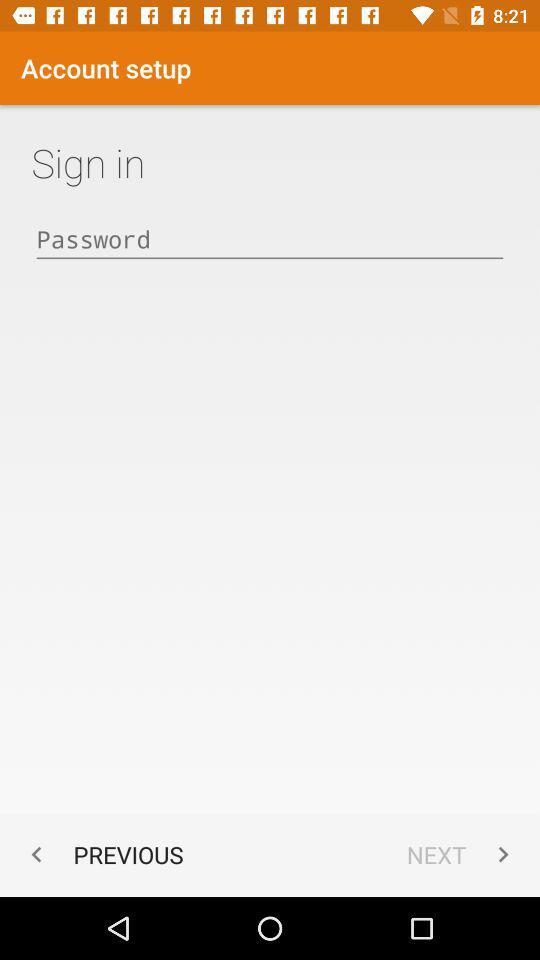  Describe the element at coordinates (462, 853) in the screenshot. I see `next icon` at that location.